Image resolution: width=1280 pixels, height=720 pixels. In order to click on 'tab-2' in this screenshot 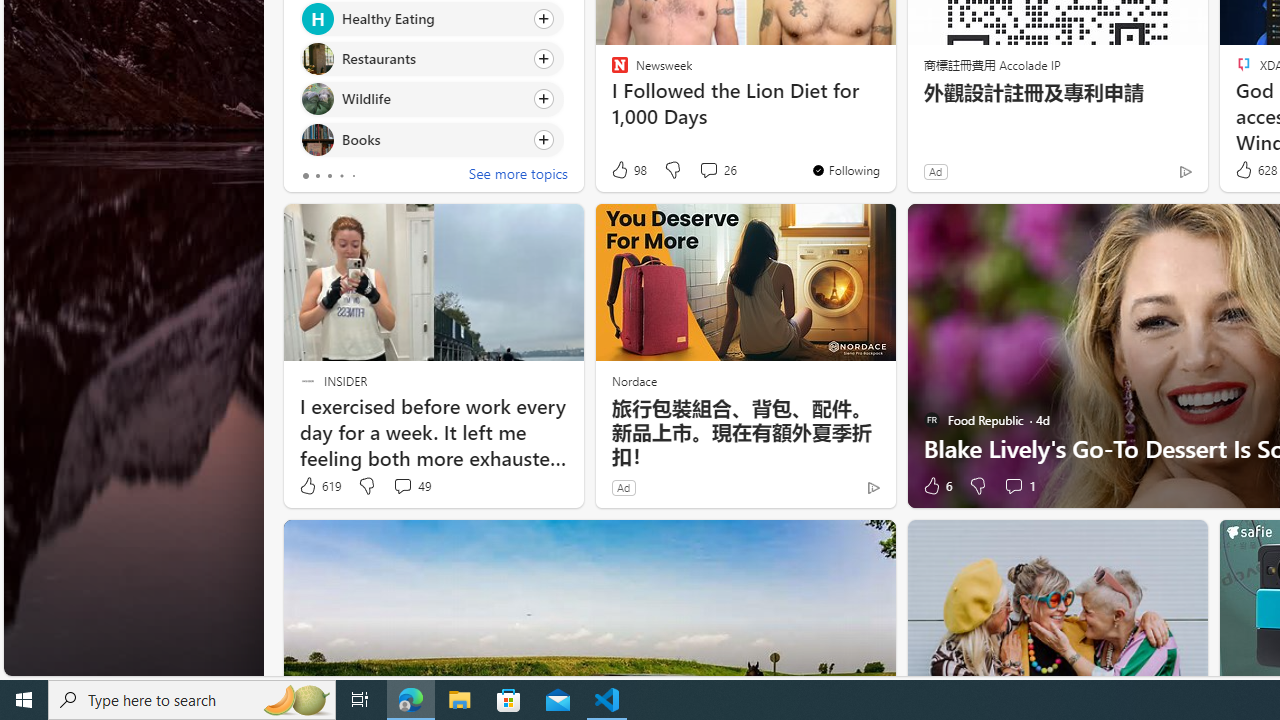, I will do `click(328, 175)`.